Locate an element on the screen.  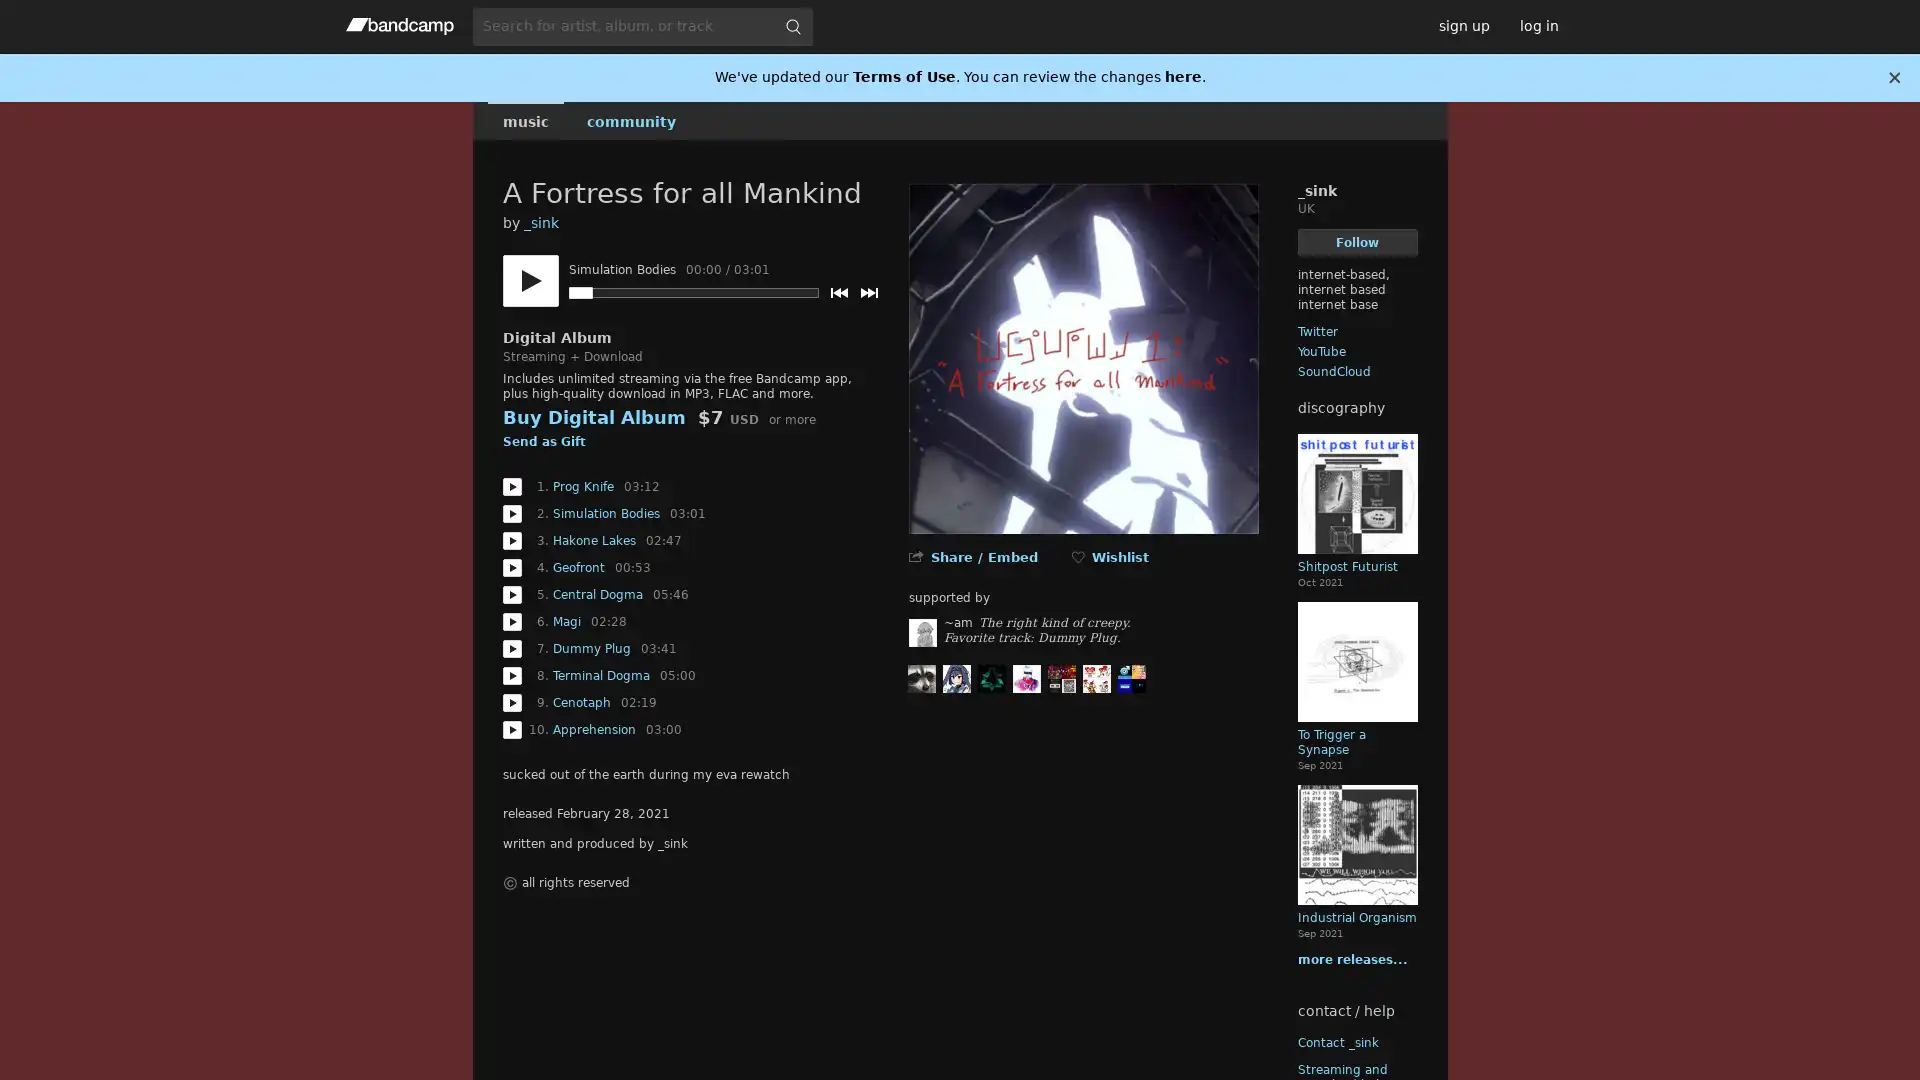
Play Cenotaph is located at coordinates (511, 701).